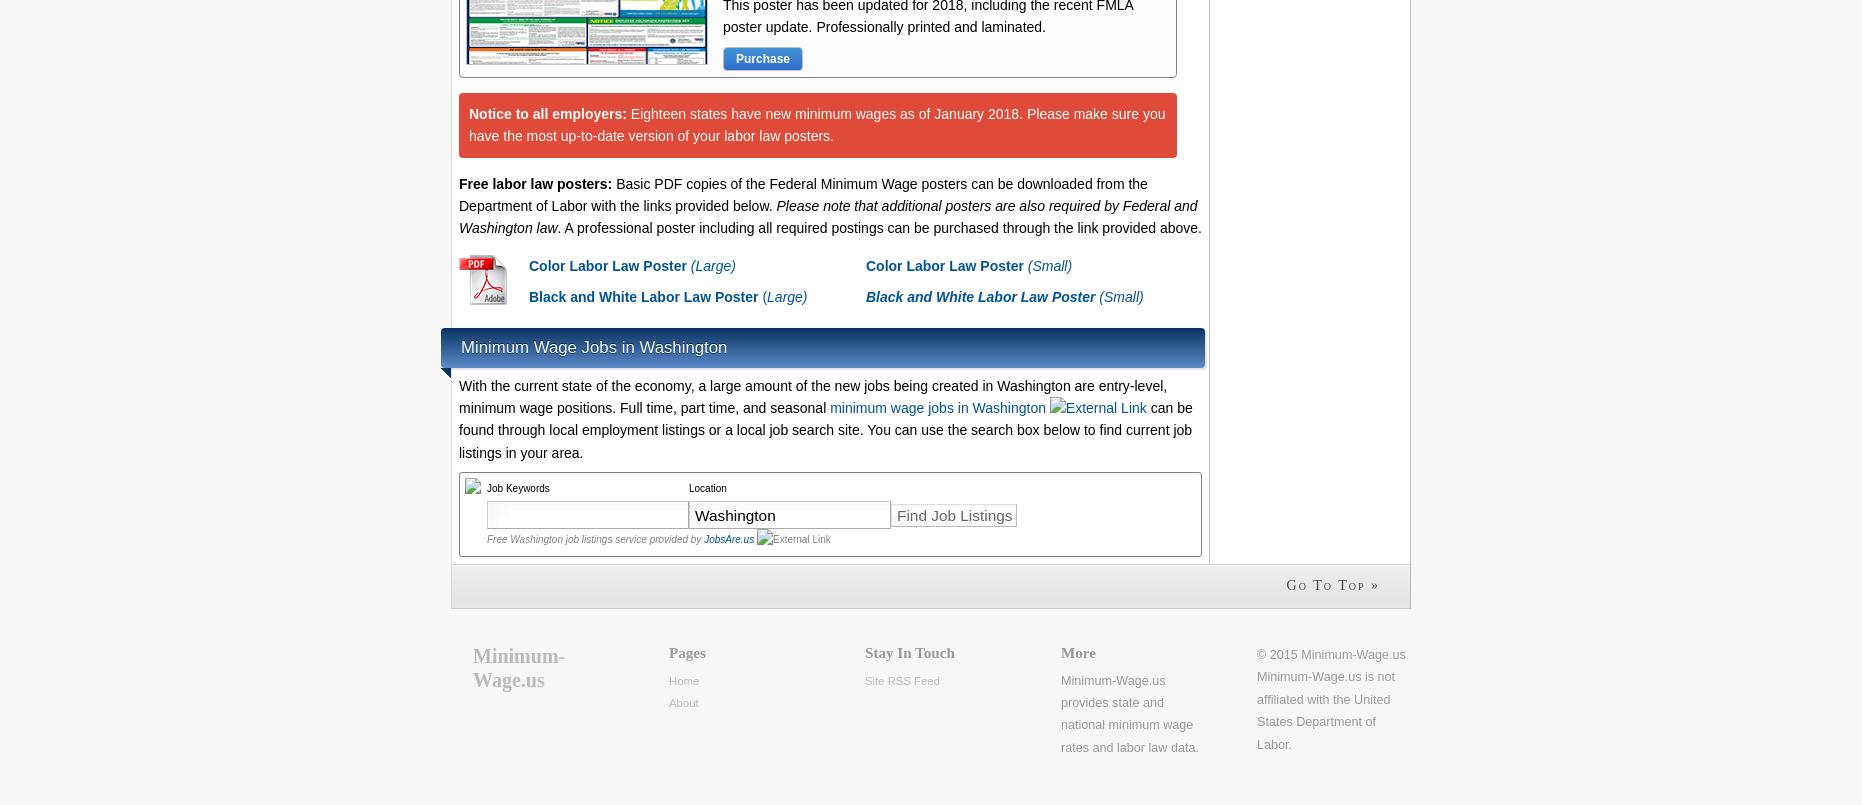 Image resolution: width=1862 pixels, height=805 pixels. What do you see at coordinates (518, 666) in the screenshot?
I see `'Minimum-Wage.us'` at bounding box center [518, 666].